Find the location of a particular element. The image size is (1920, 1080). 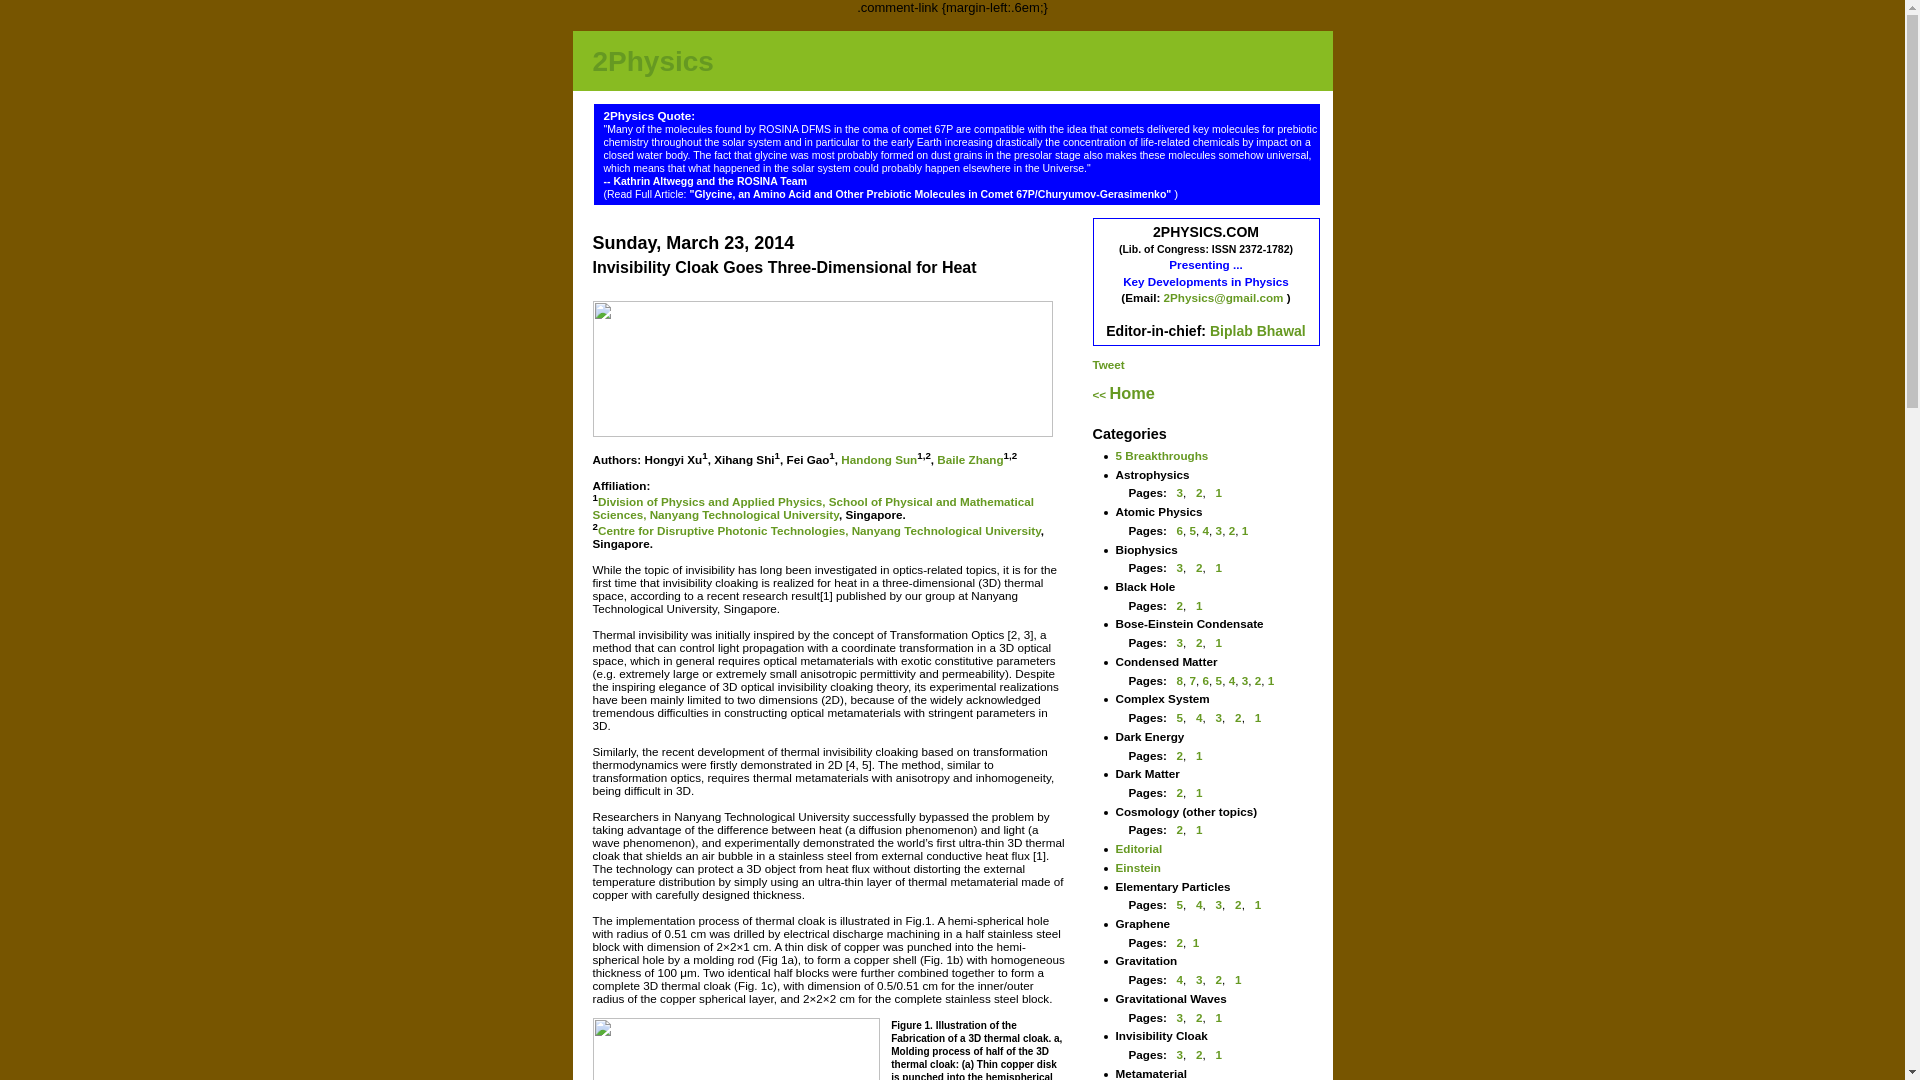

'3' is located at coordinates (1180, 492).